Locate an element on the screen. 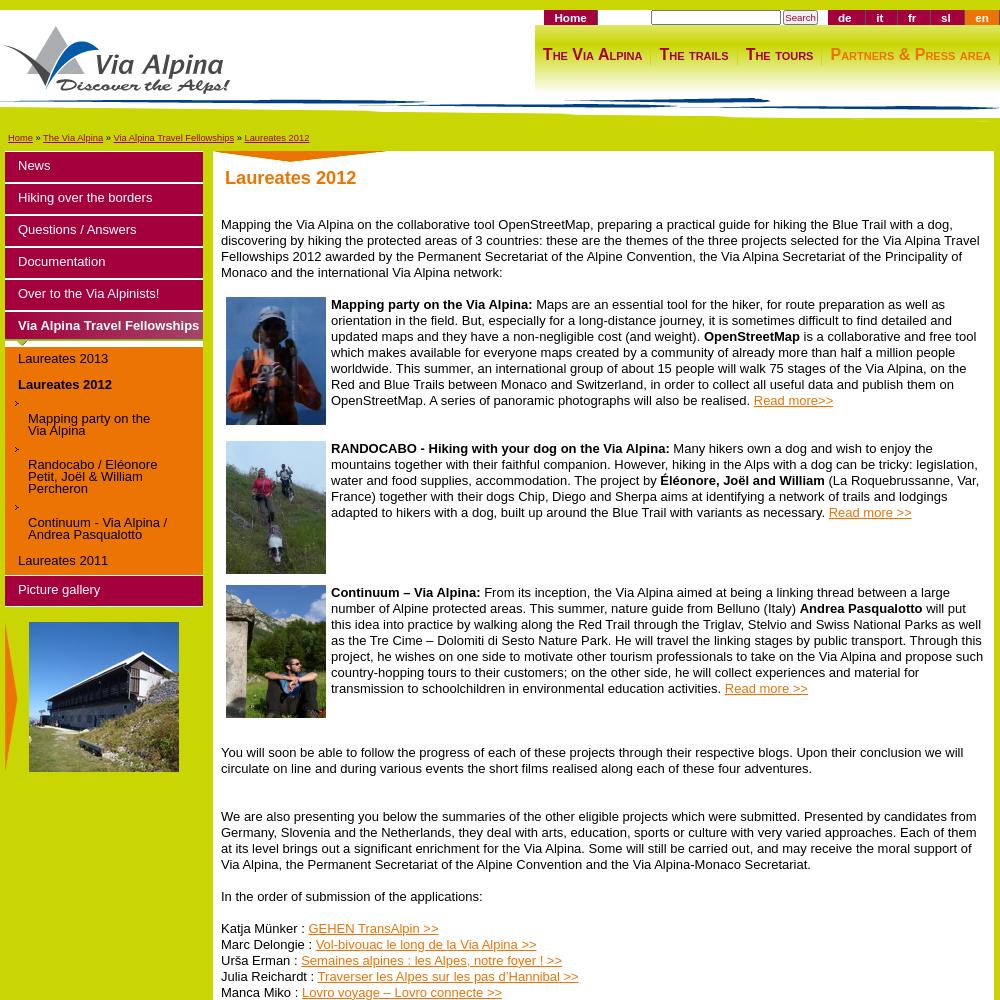 This screenshot has width=1000, height=1000. 'News' is located at coordinates (34, 165).